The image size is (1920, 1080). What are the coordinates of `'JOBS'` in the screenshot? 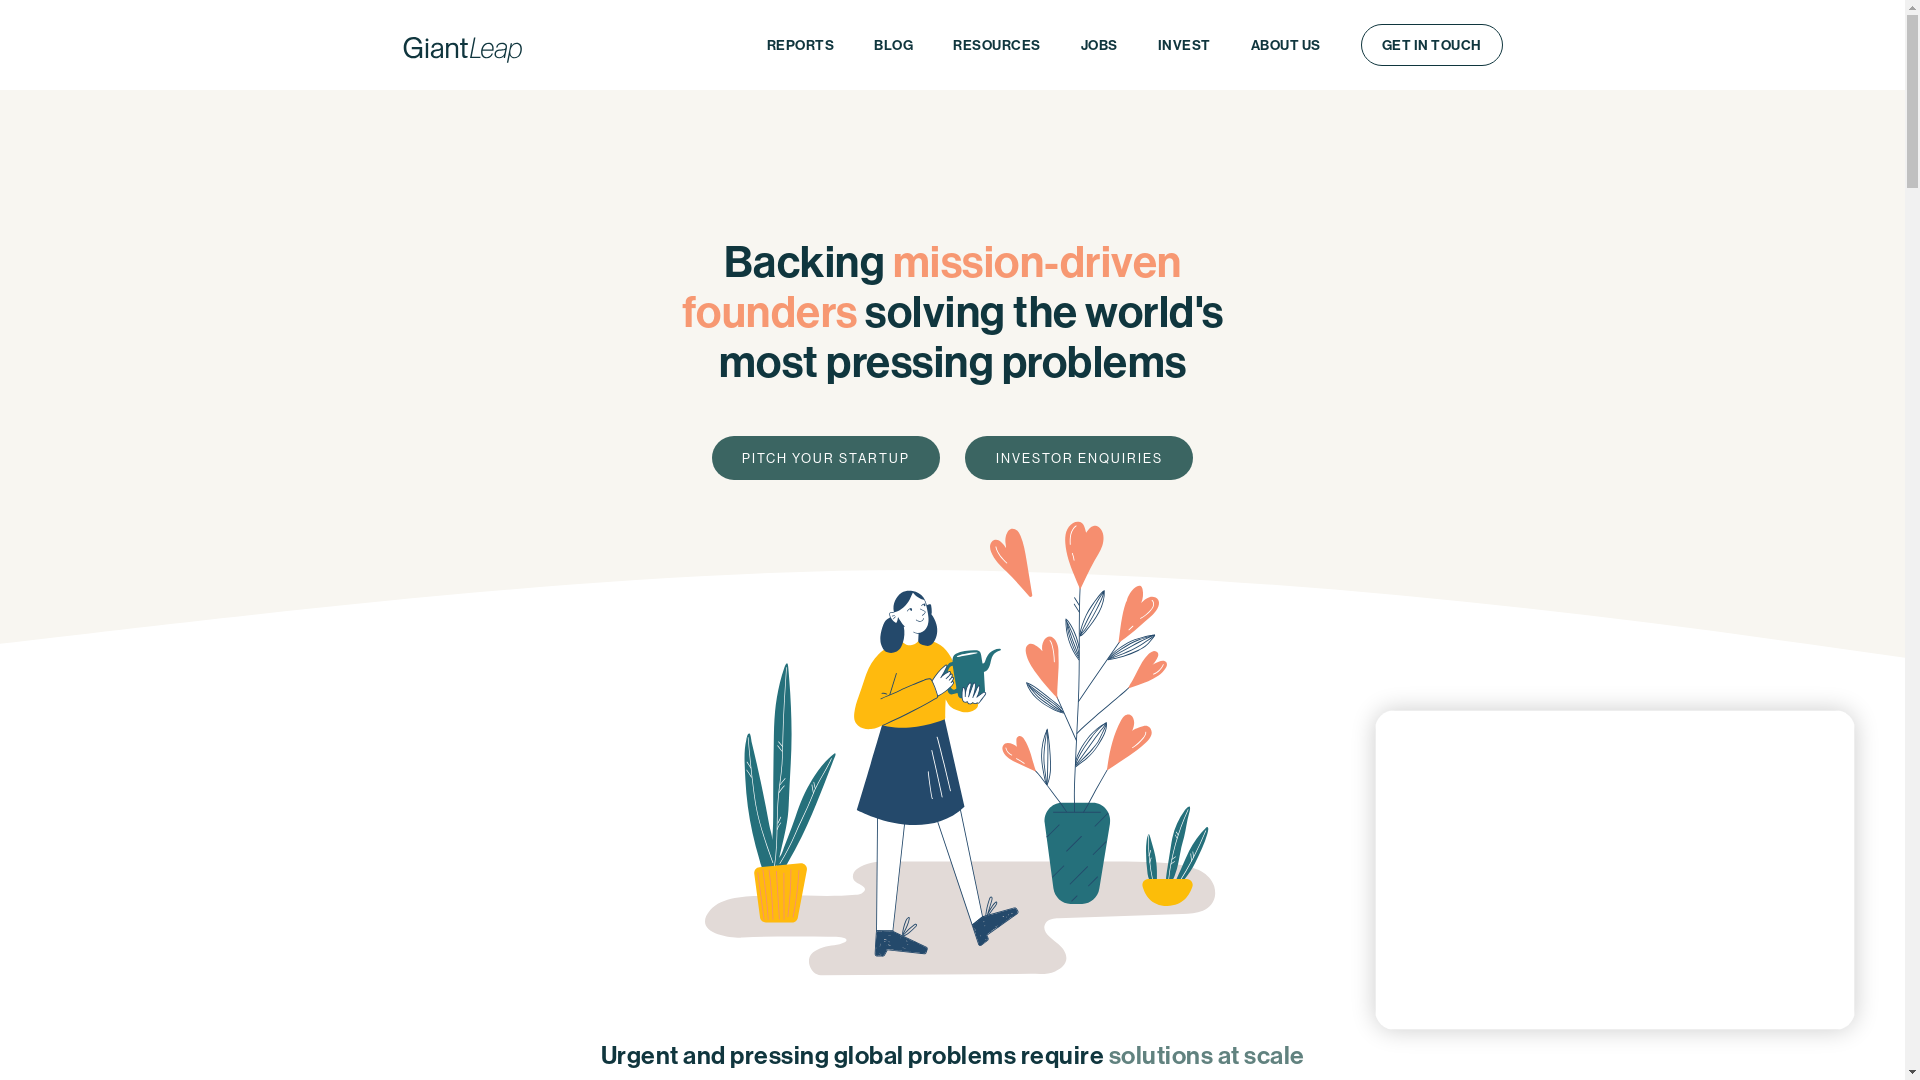 It's located at (1059, 45).